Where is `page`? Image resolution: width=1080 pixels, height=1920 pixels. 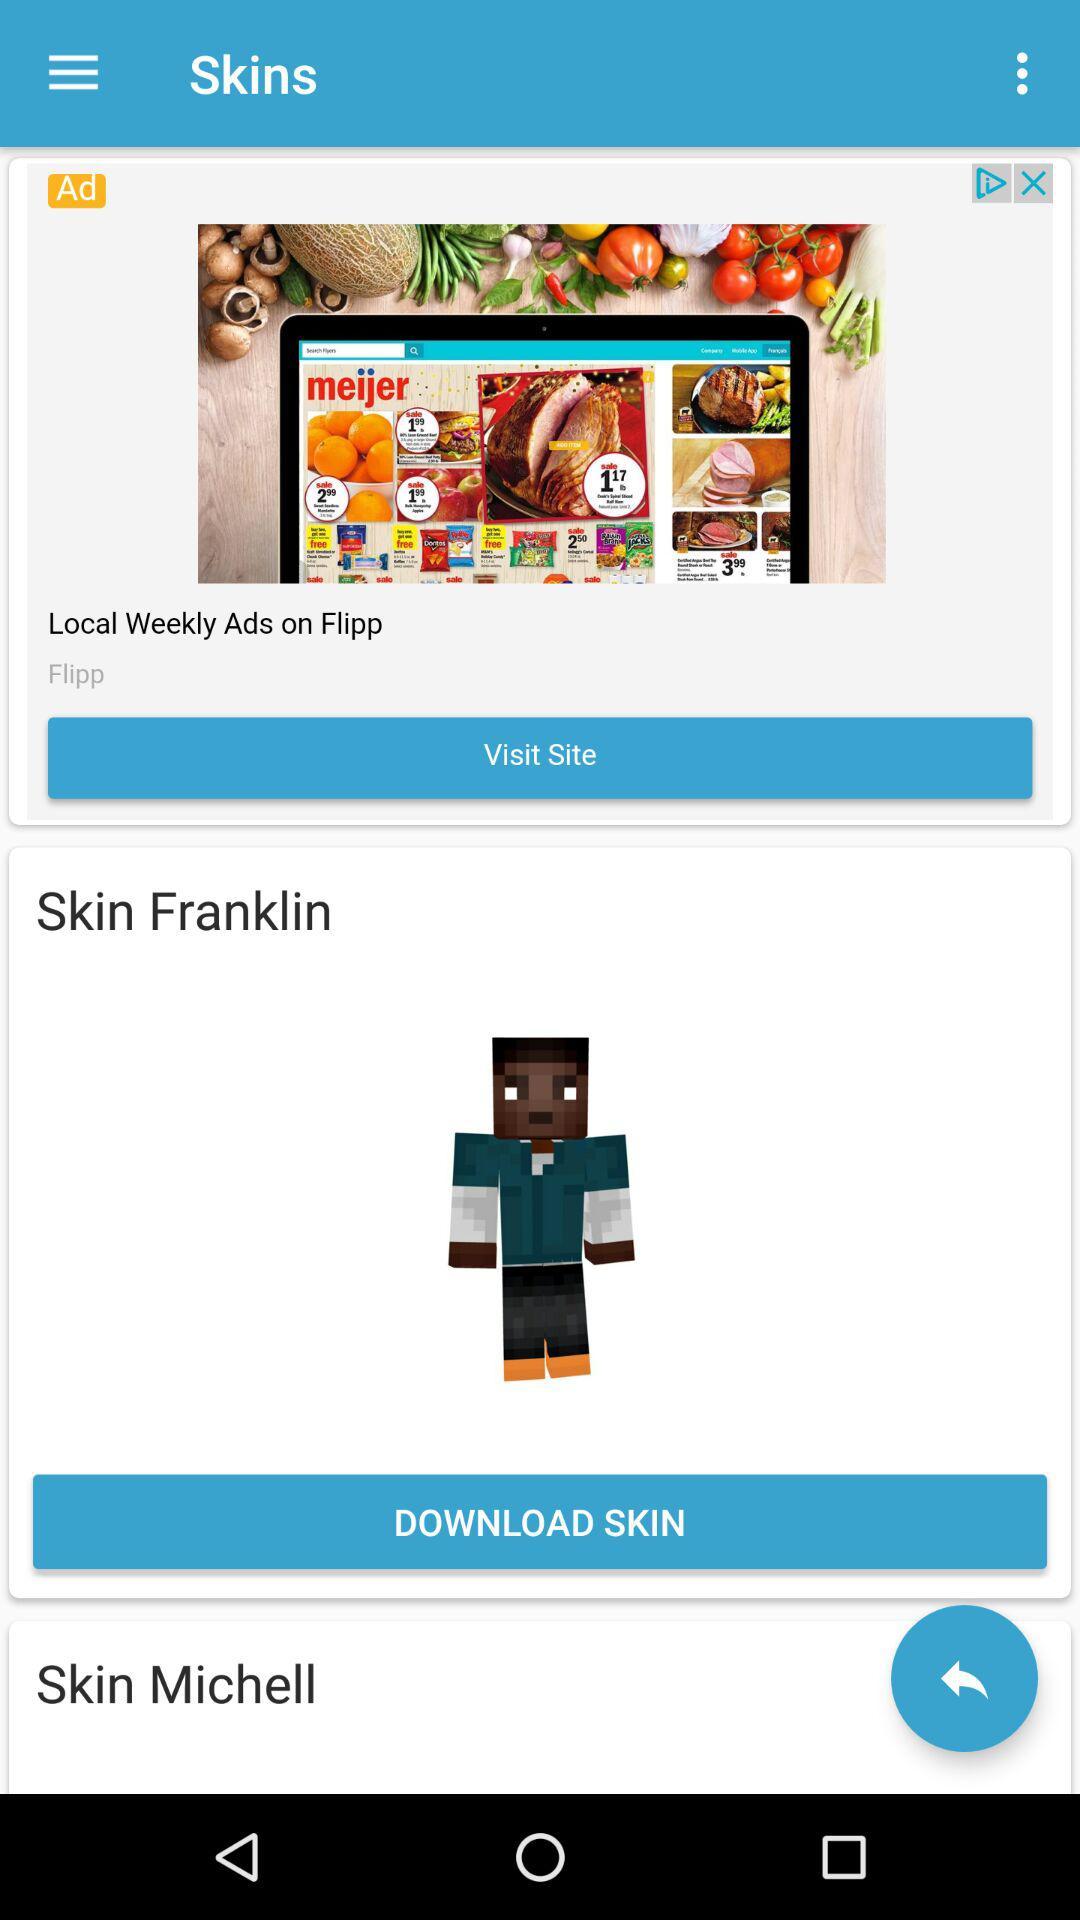
page is located at coordinates (540, 491).